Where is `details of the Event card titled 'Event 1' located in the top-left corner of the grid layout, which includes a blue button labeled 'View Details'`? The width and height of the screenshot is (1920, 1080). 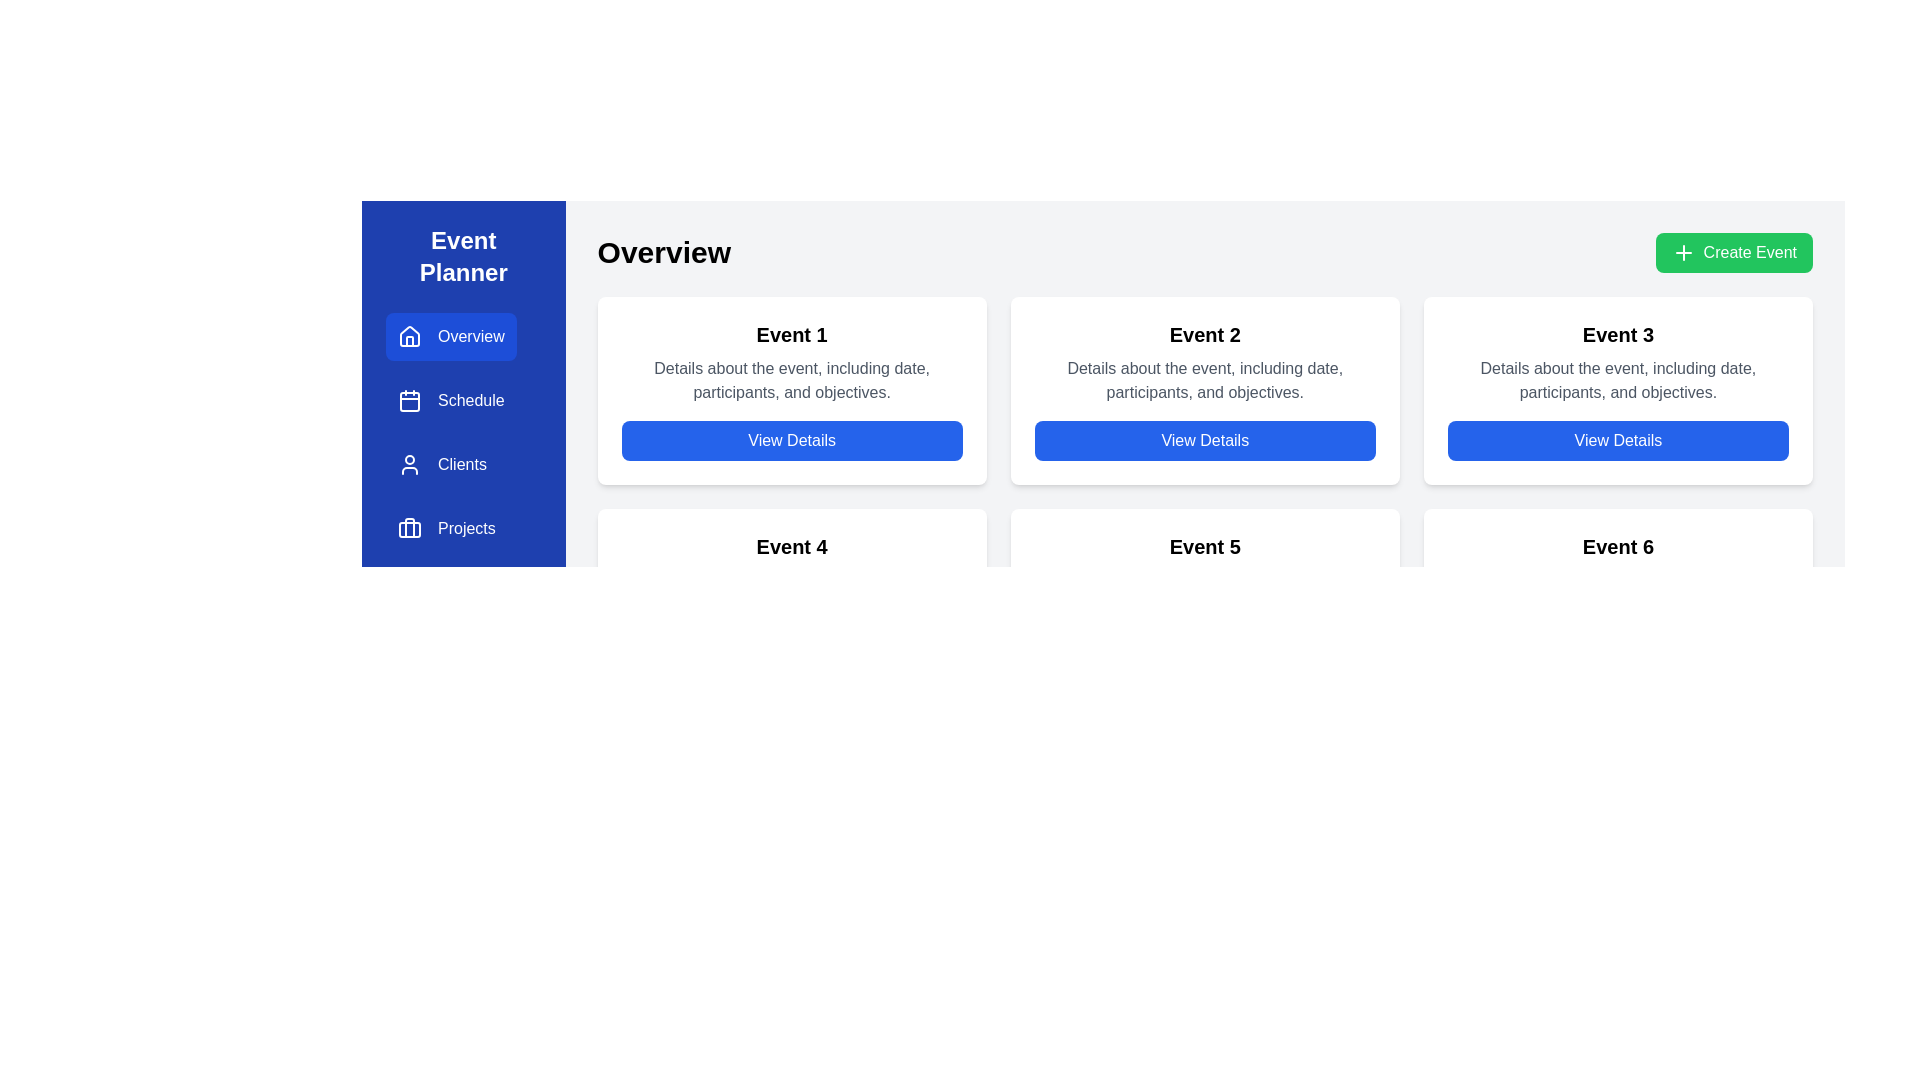 details of the Event card titled 'Event 1' located in the top-left corner of the grid layout, which includes a blue button labeled 'View Details' is located at coordinates (791, 390).